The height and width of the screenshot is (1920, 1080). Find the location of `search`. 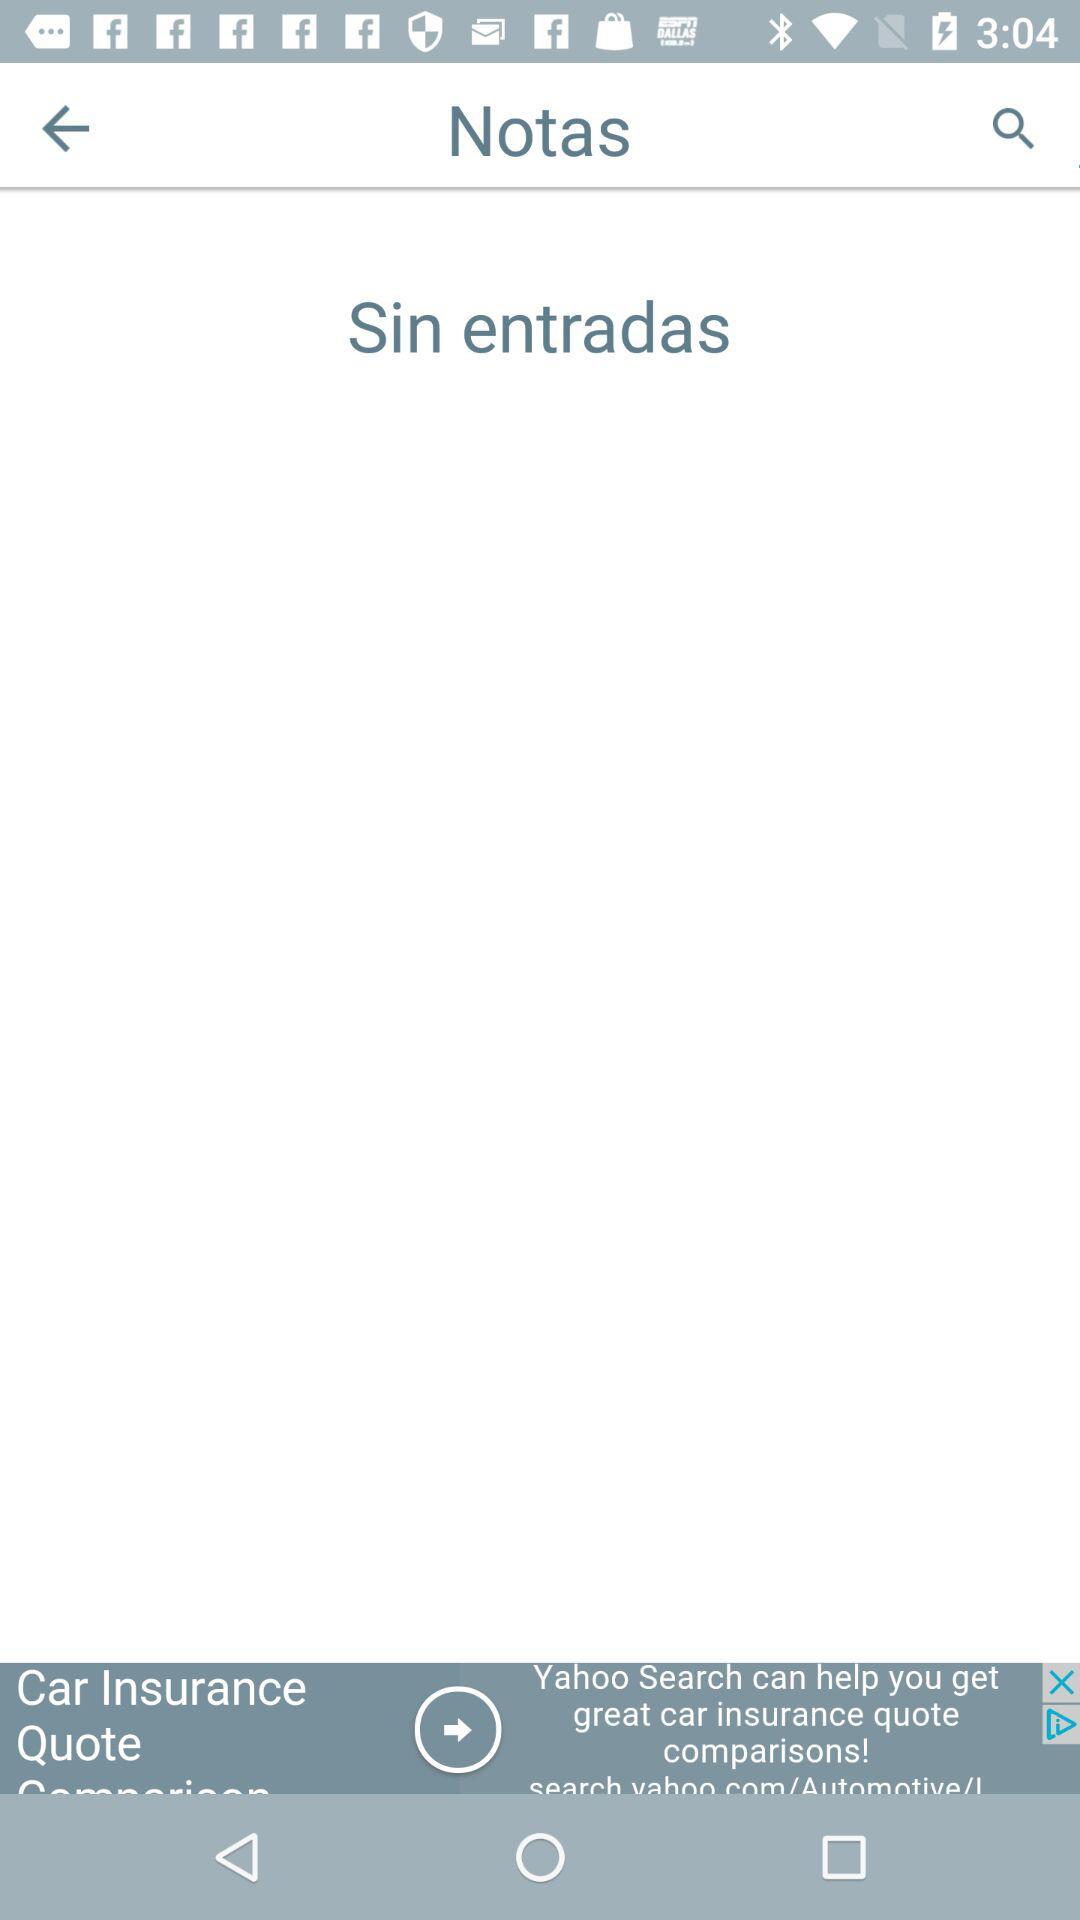

search is located at coordinates (1013, 127).